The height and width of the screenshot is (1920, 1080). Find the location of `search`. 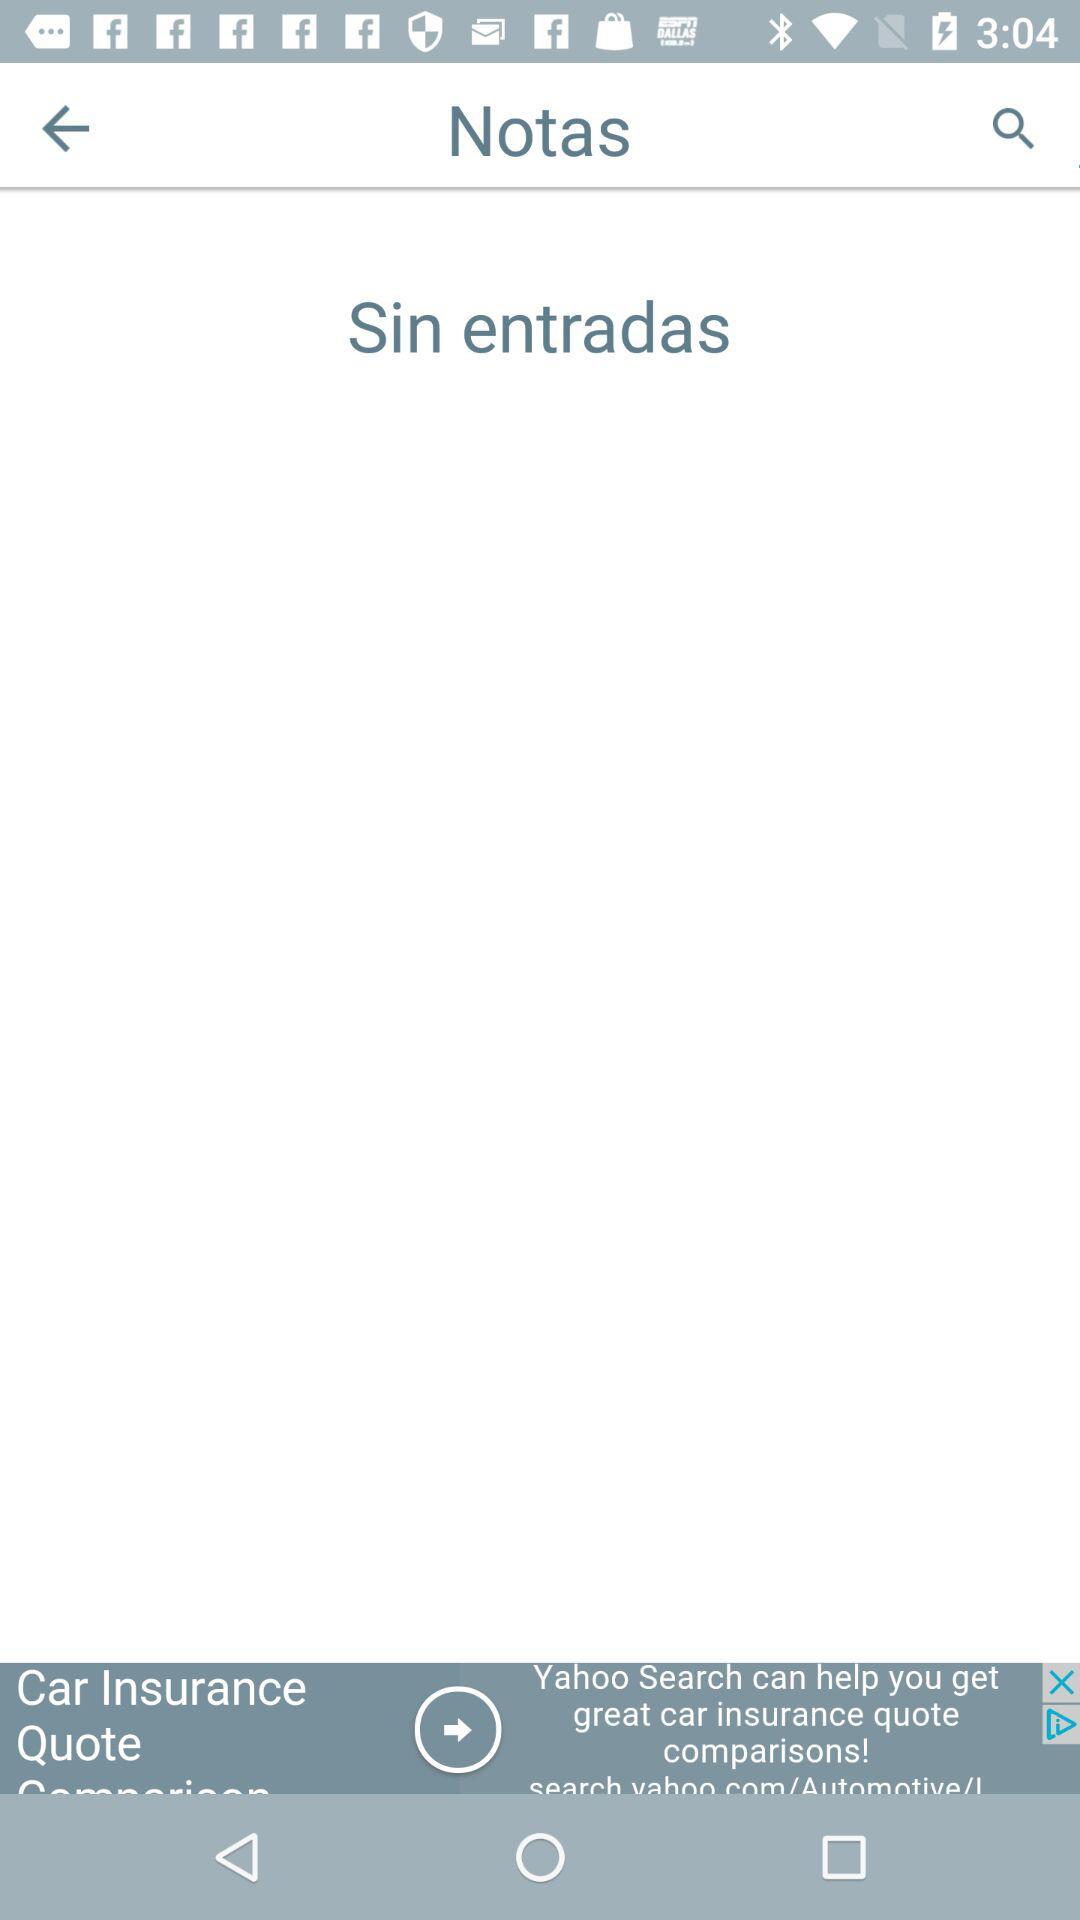

search is located at coordinates (1013, 127).